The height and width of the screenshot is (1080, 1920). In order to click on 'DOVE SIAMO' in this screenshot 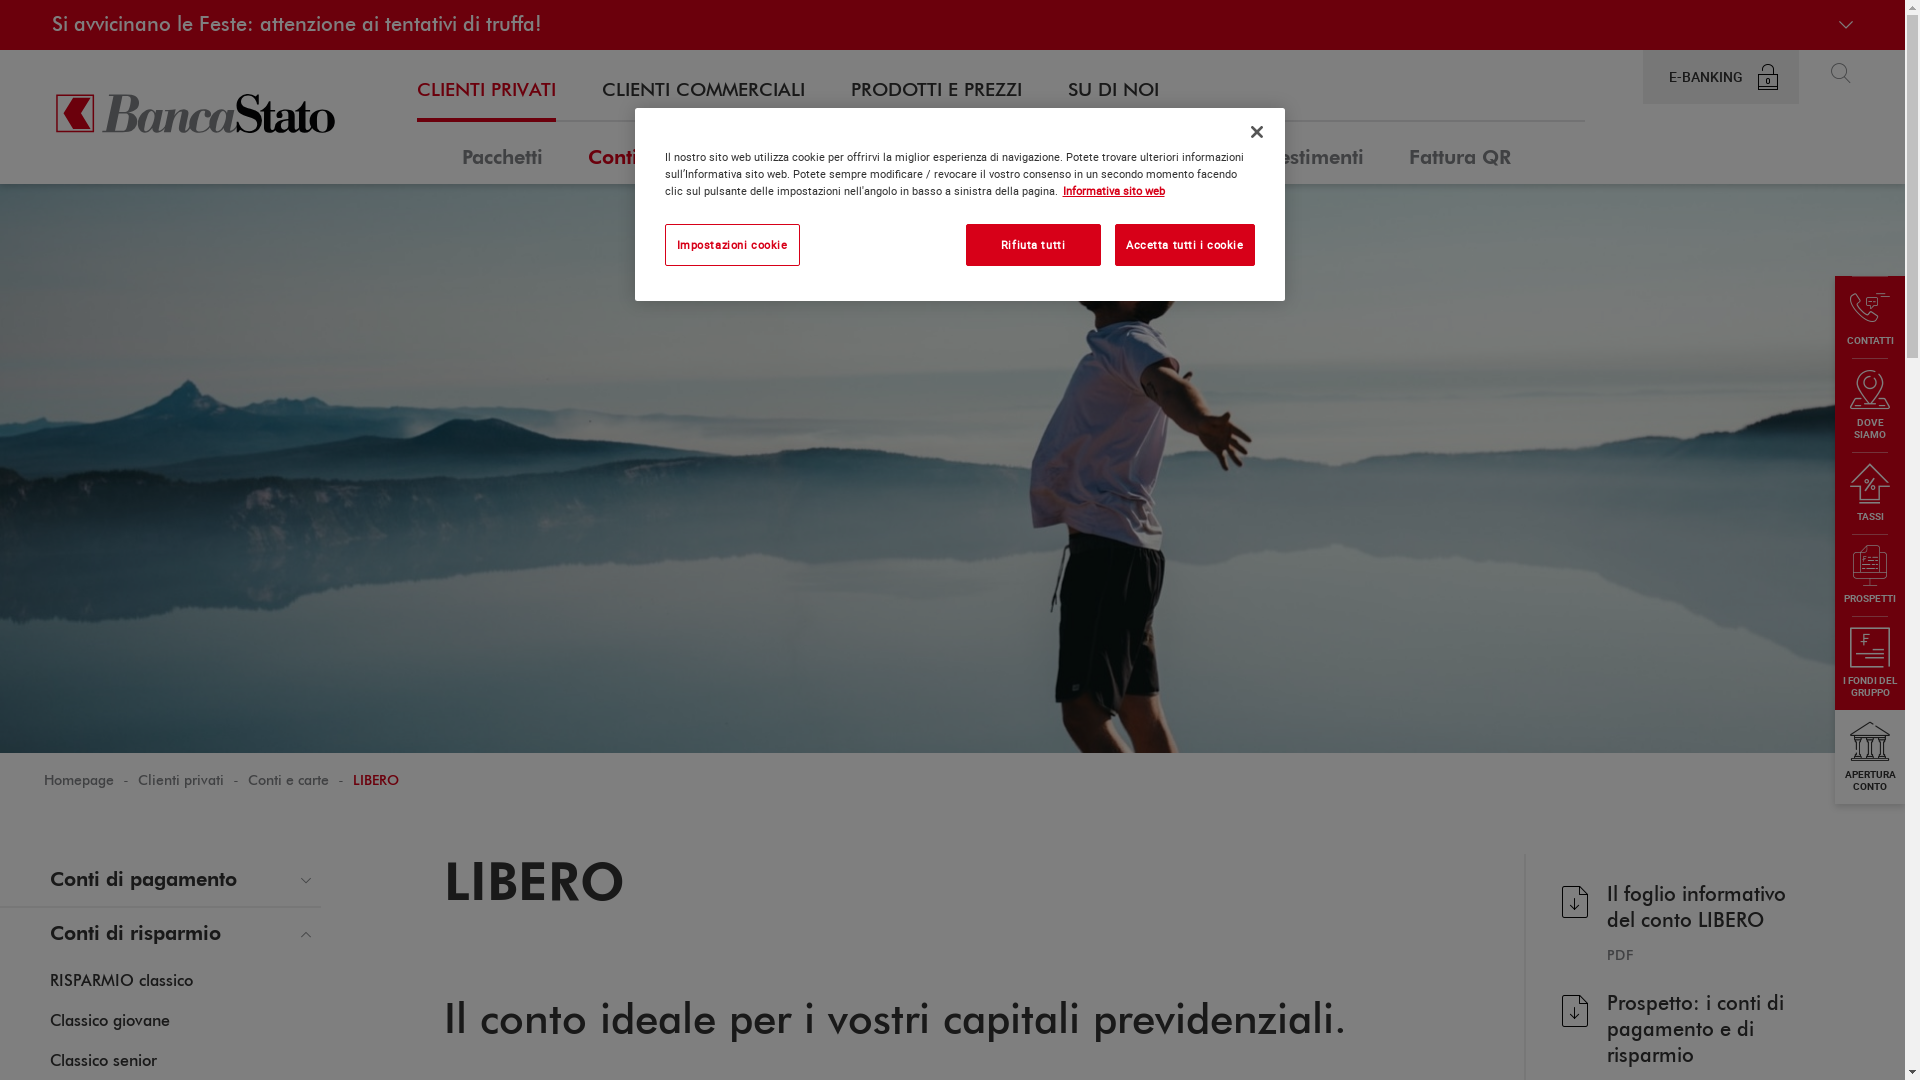, I will do `click(1869, 405)`.